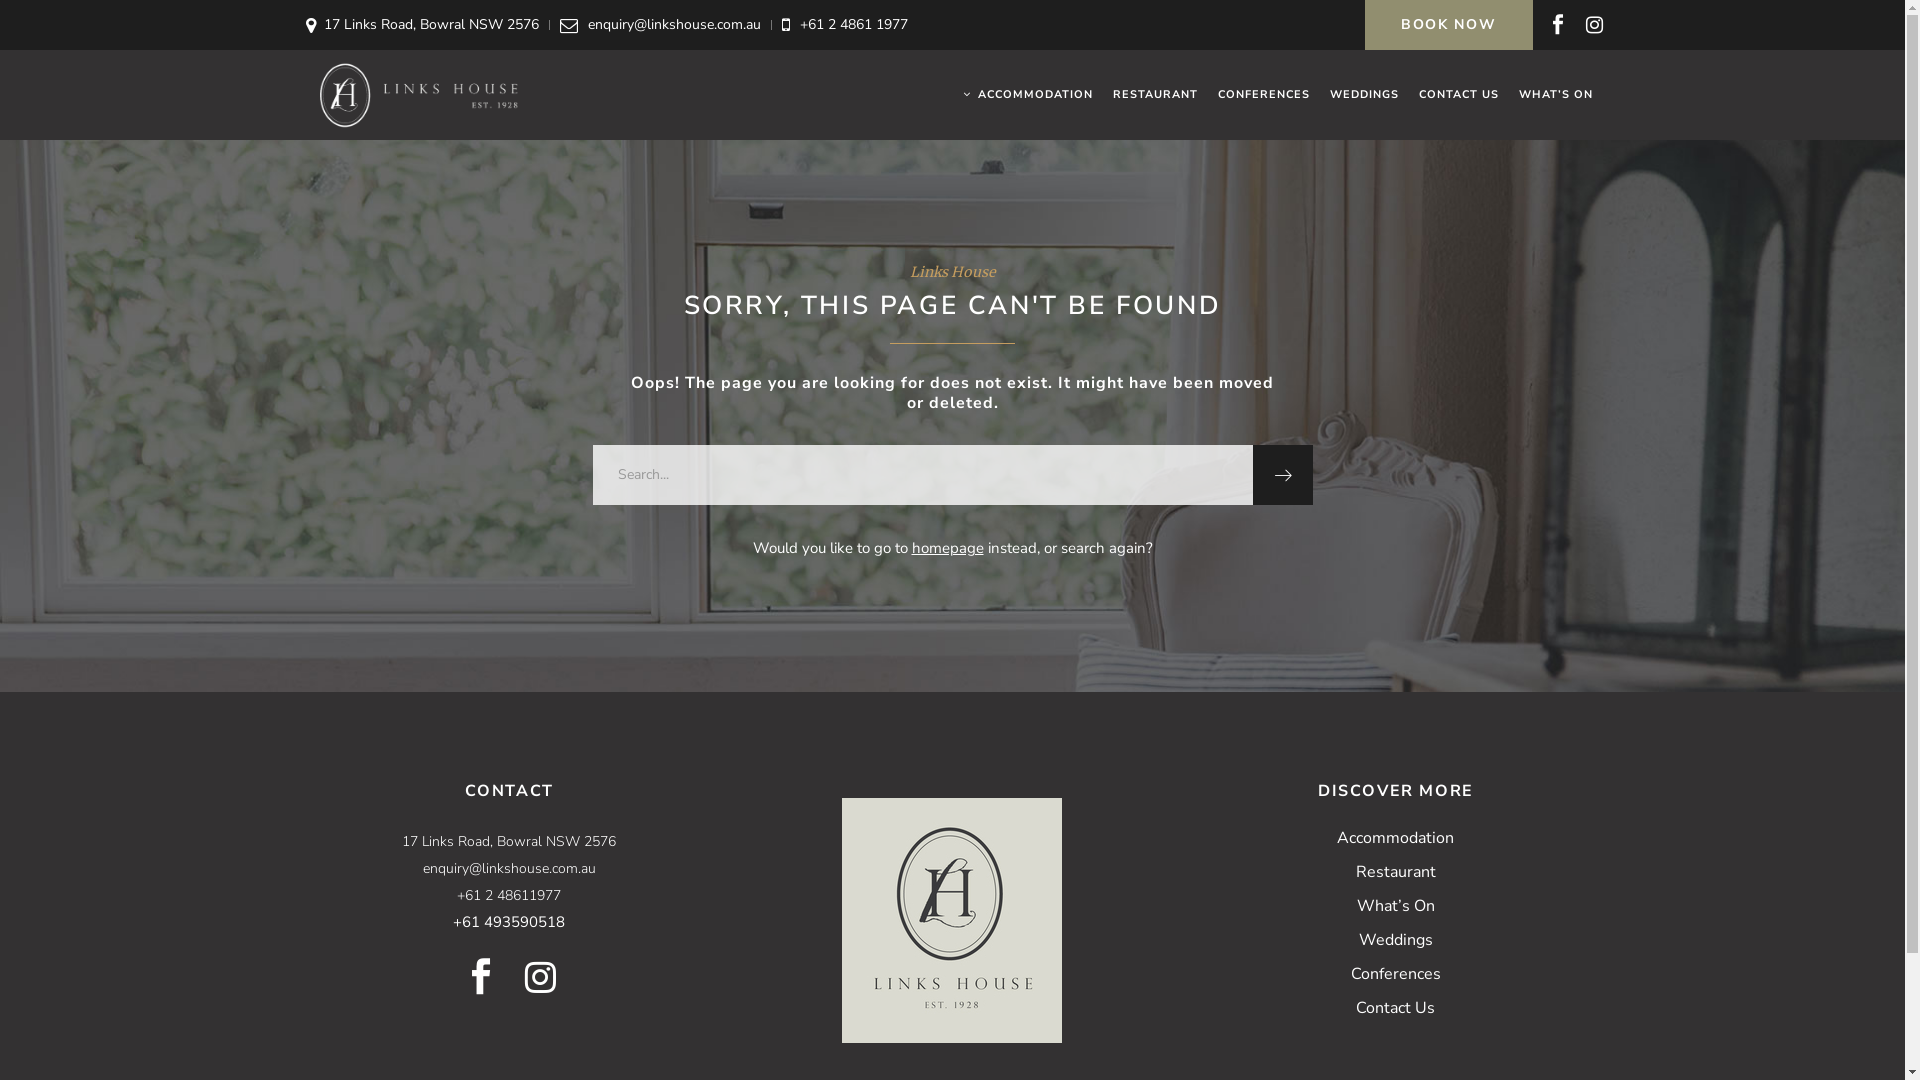 This screenshot has width=1920, height=1080. Describe the element at coordinates (854, 24) in the screenshot. I see `'+61 2 4861 1977'` at that location.